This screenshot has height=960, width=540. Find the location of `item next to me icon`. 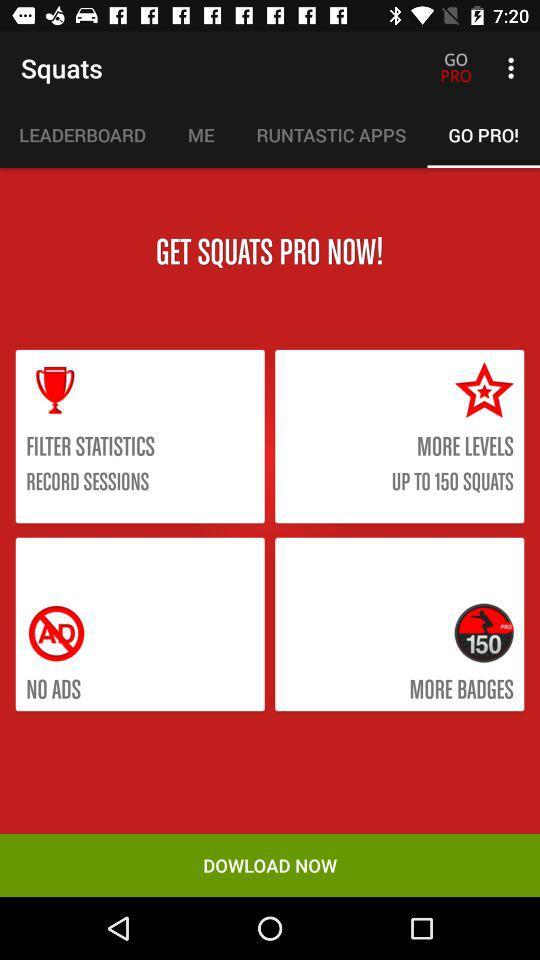

item next to me icon is located at coordinates (82, 134).